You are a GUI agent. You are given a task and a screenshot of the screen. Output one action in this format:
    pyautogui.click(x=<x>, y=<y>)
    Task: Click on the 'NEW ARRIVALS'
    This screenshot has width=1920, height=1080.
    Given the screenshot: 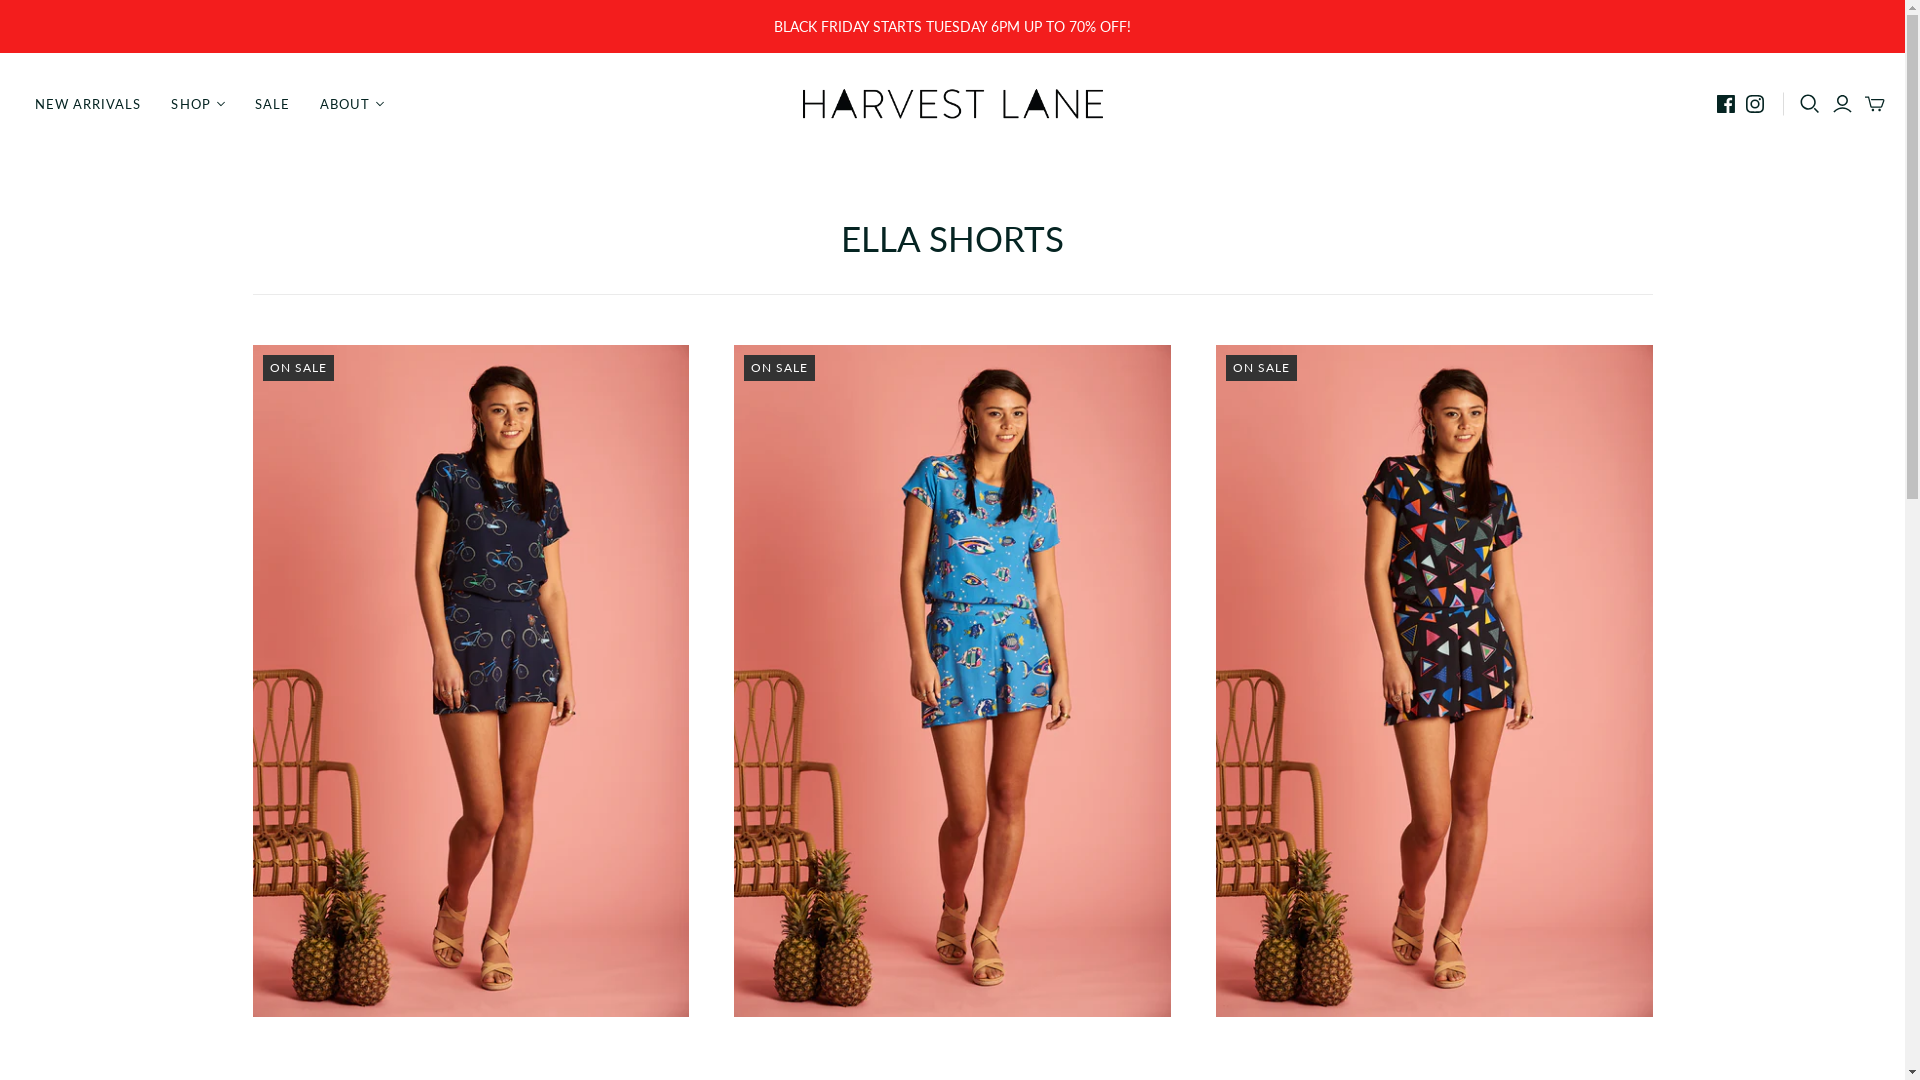 What is the action you would take?
    pyautogui.click(x=19, y=104)
    